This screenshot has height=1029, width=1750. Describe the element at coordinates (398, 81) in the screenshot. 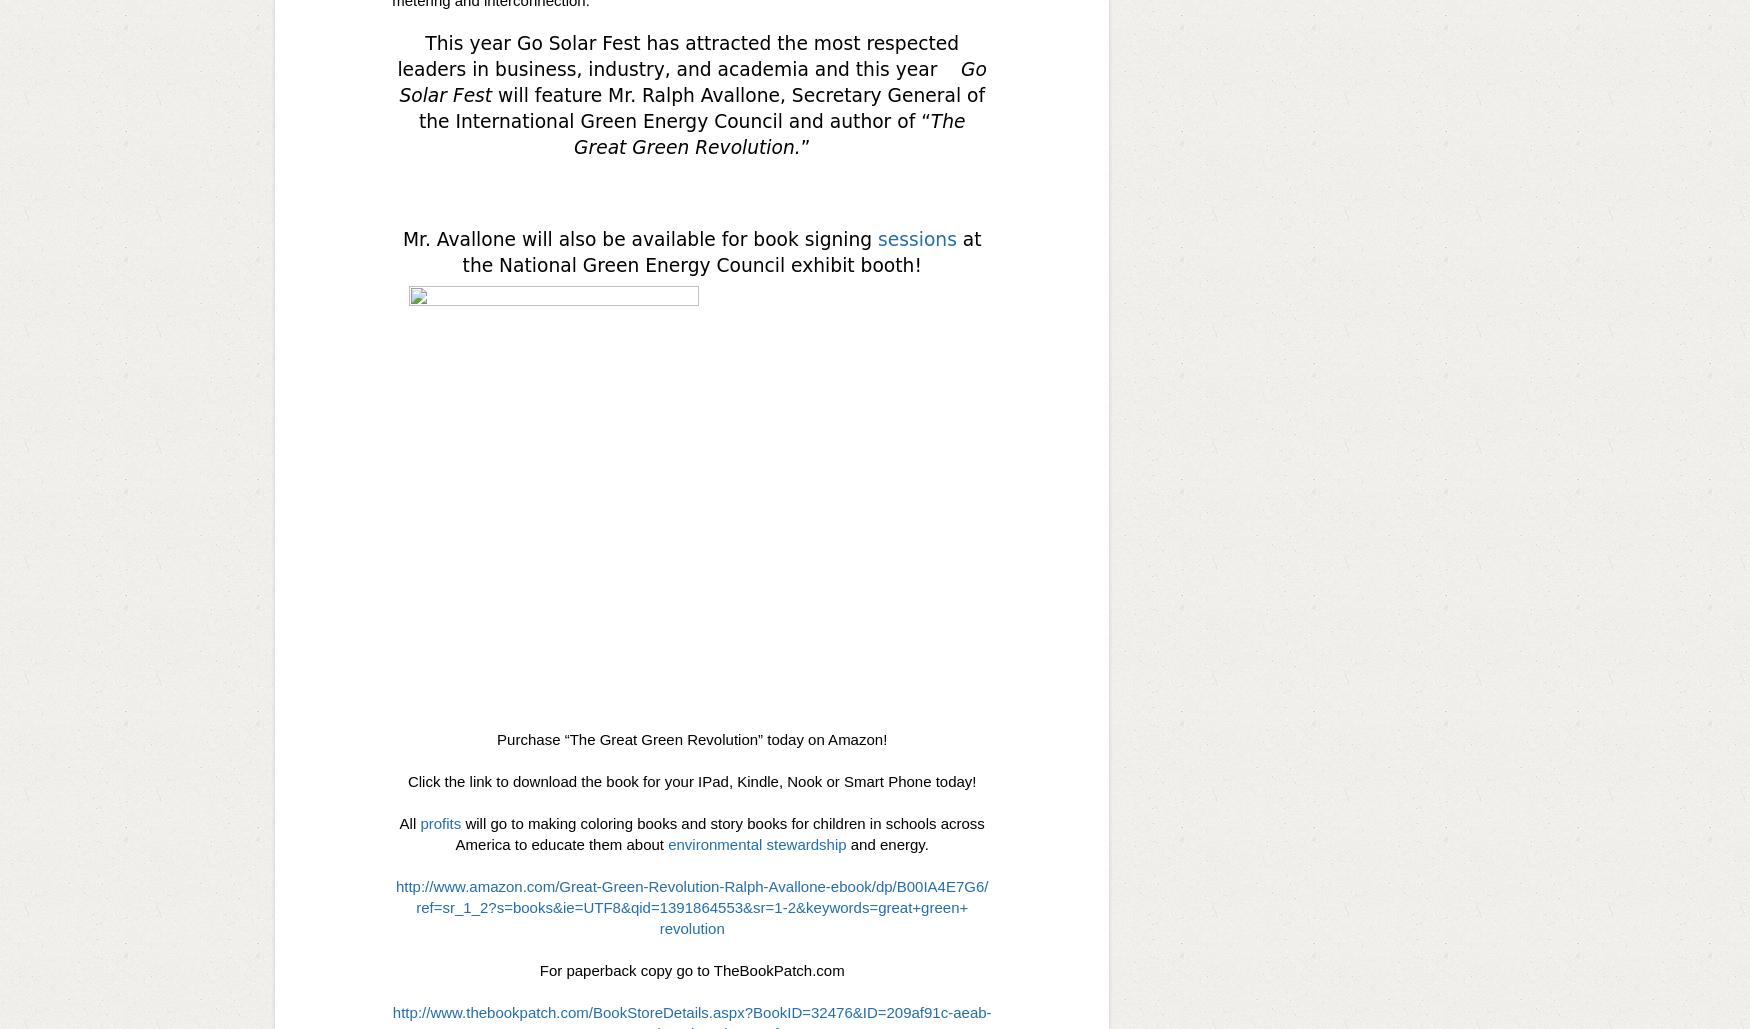

I see `'Go Solar Fest'` at that location.